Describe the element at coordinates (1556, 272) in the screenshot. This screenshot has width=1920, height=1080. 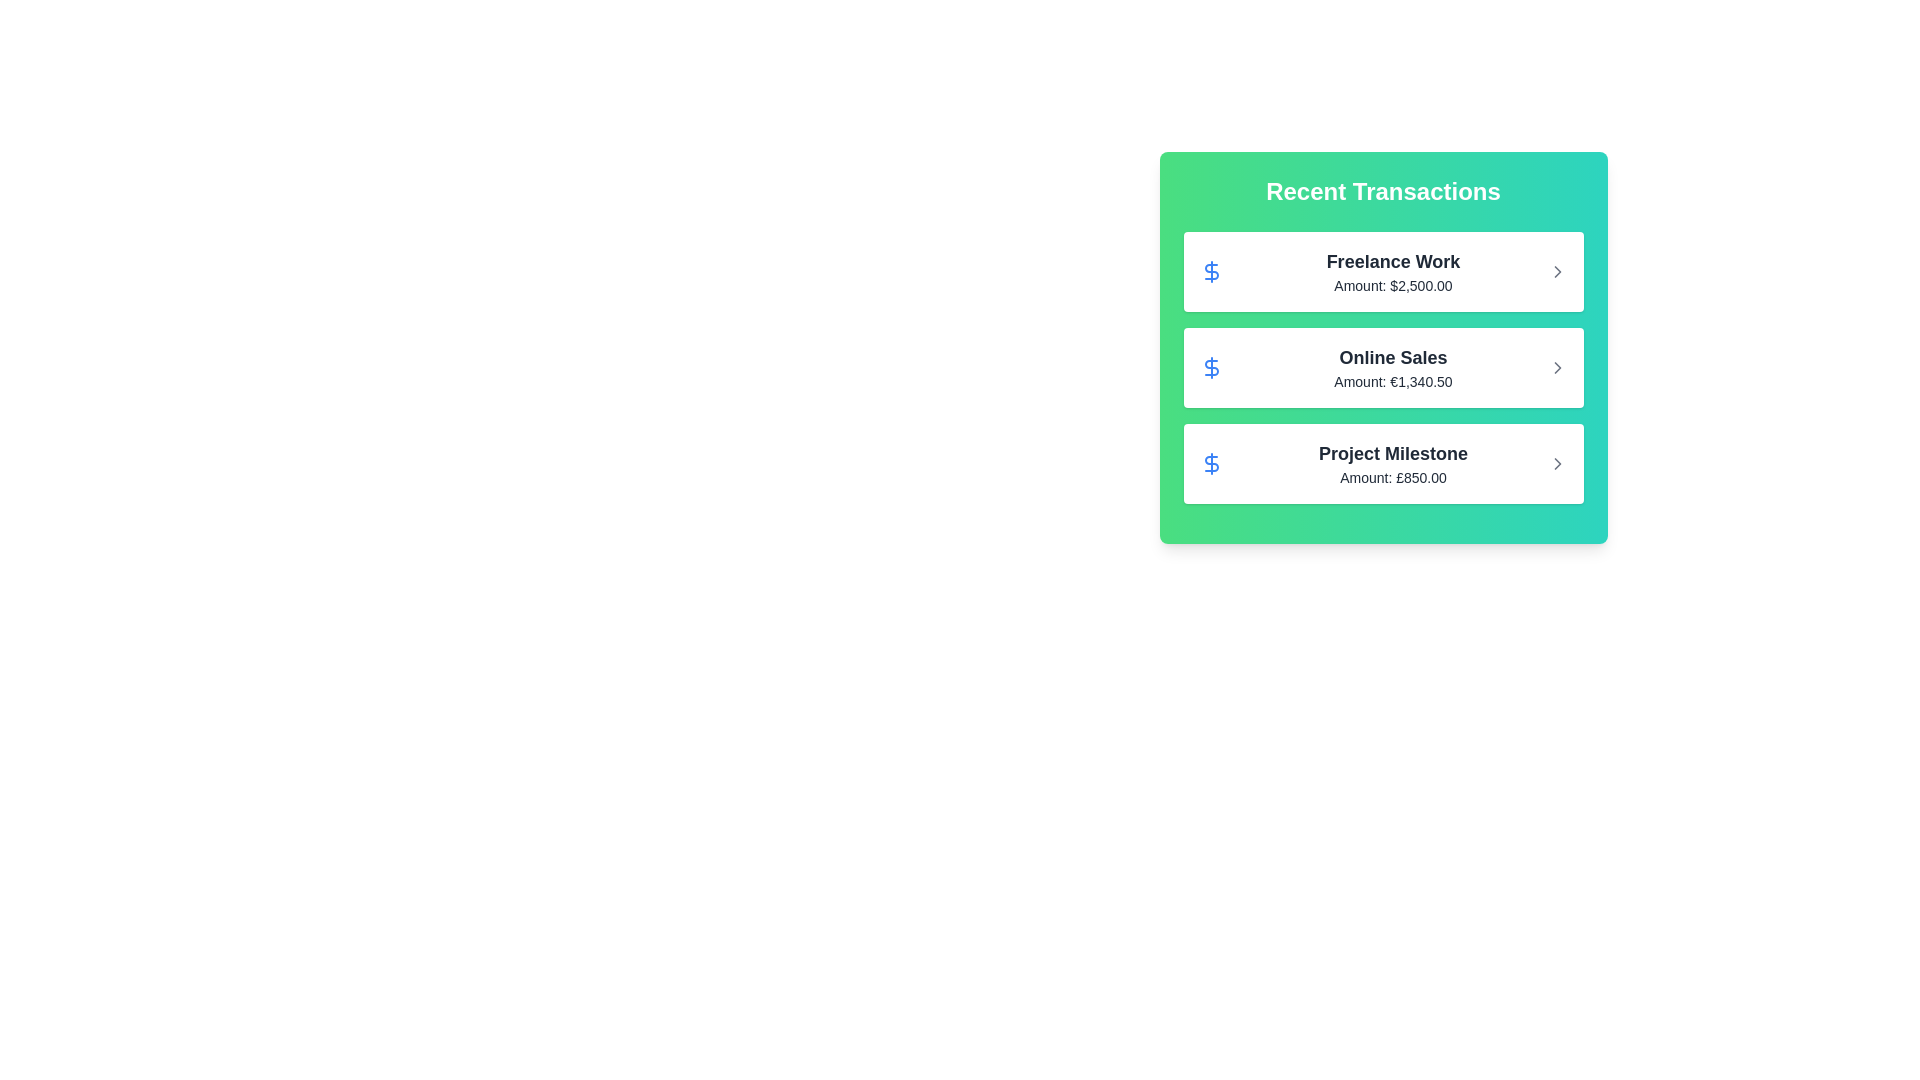
I see `the icon located to the far right of the 'Freelance Work' transaction item, which visually indicates further navigation or details related to the transaction` at that location.